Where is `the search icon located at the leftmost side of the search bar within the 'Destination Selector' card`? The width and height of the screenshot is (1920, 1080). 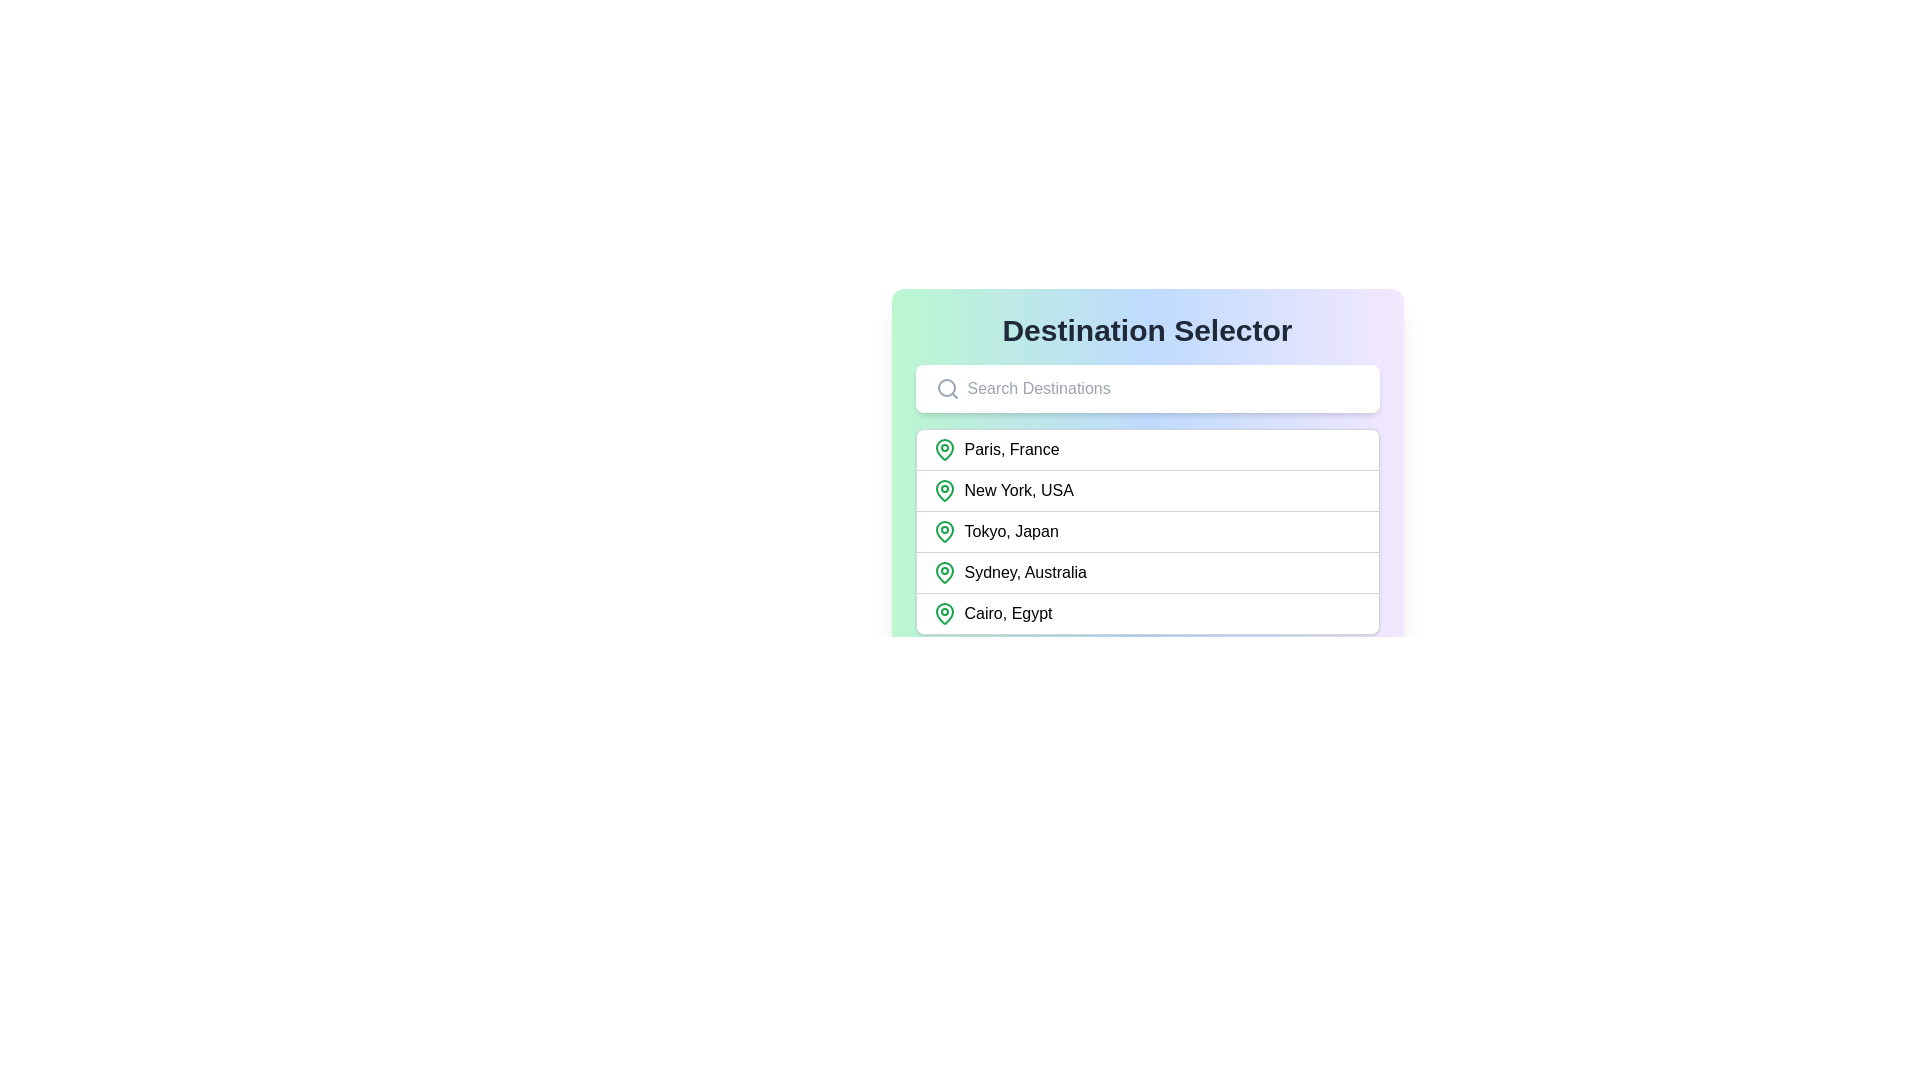 the search icon located at the leftmost side of the search bar within the 'Destination Selector' card is located at coordinates (946, 389).